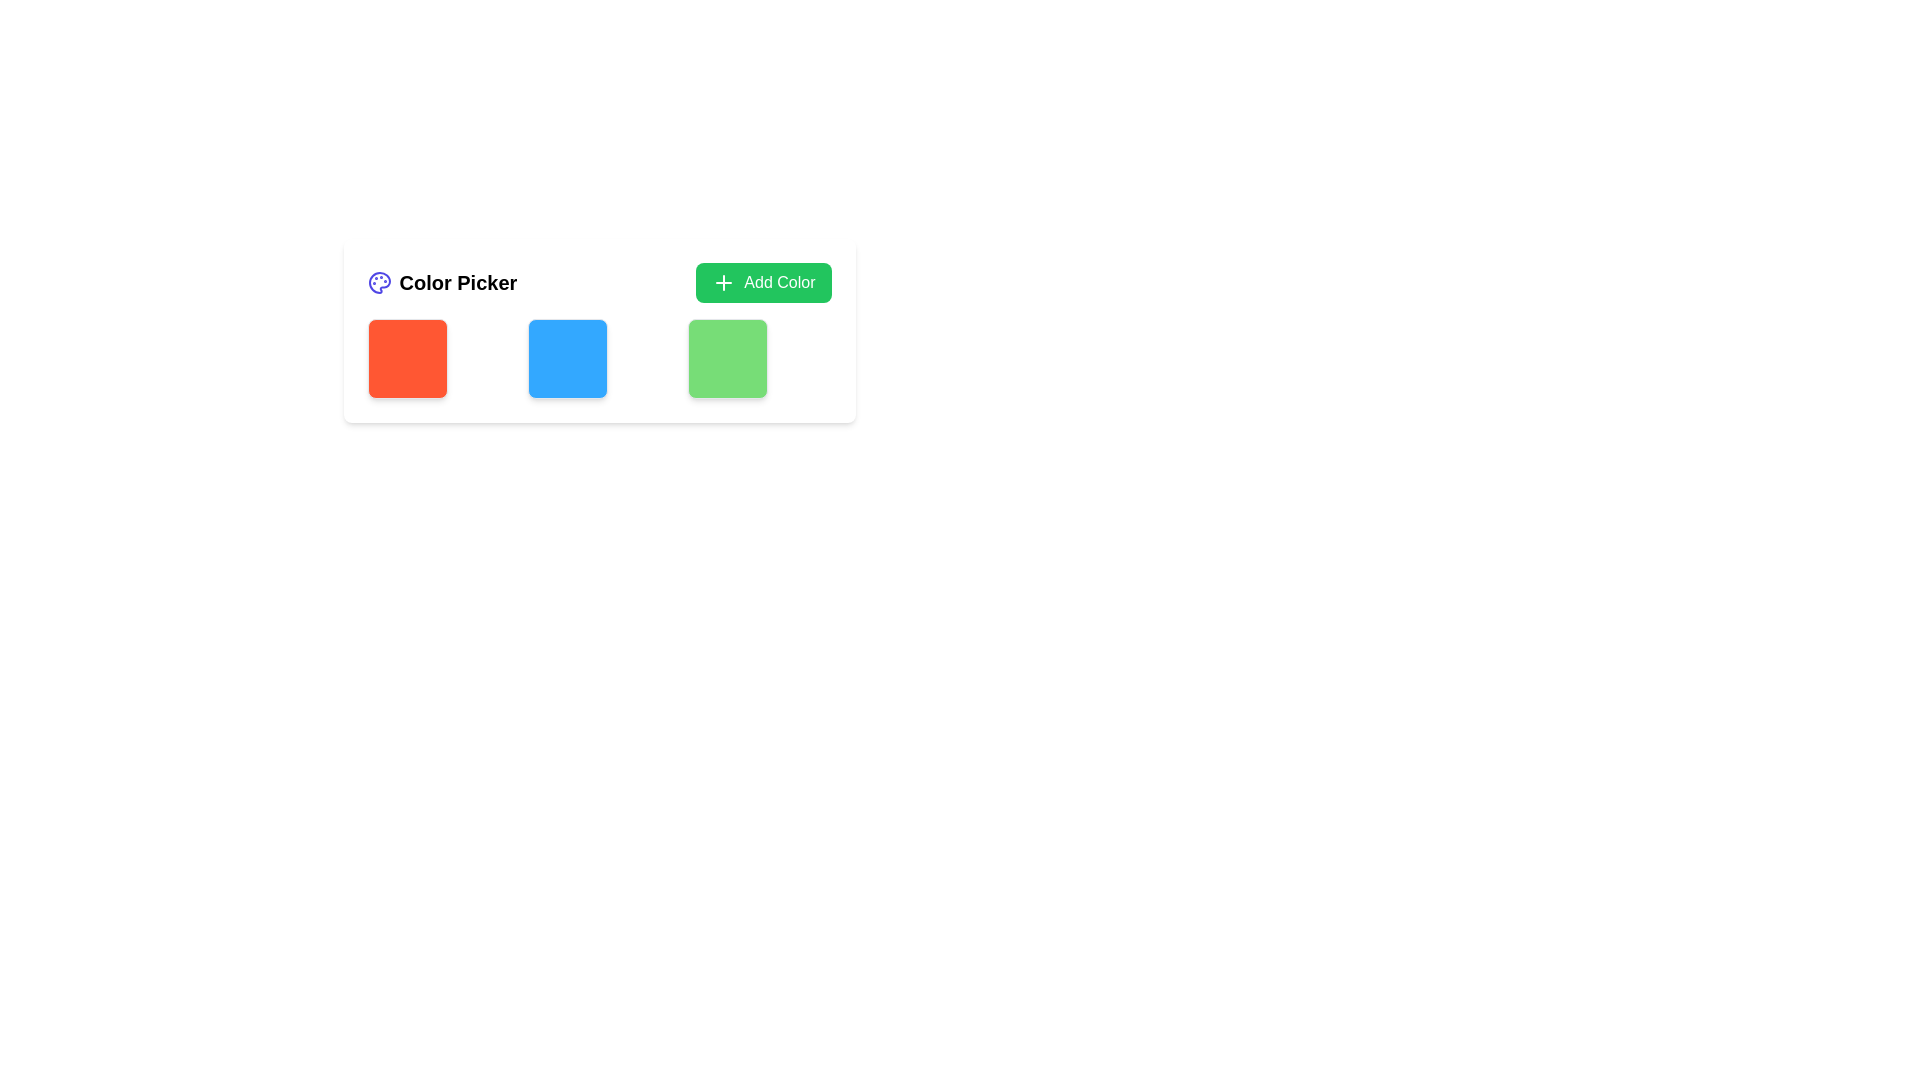  Describe the element at coordinates (762, 282) in the screenshot. I see `the green 'Add Color' button with white text and a plus icon to observe its hover effect` at that location.